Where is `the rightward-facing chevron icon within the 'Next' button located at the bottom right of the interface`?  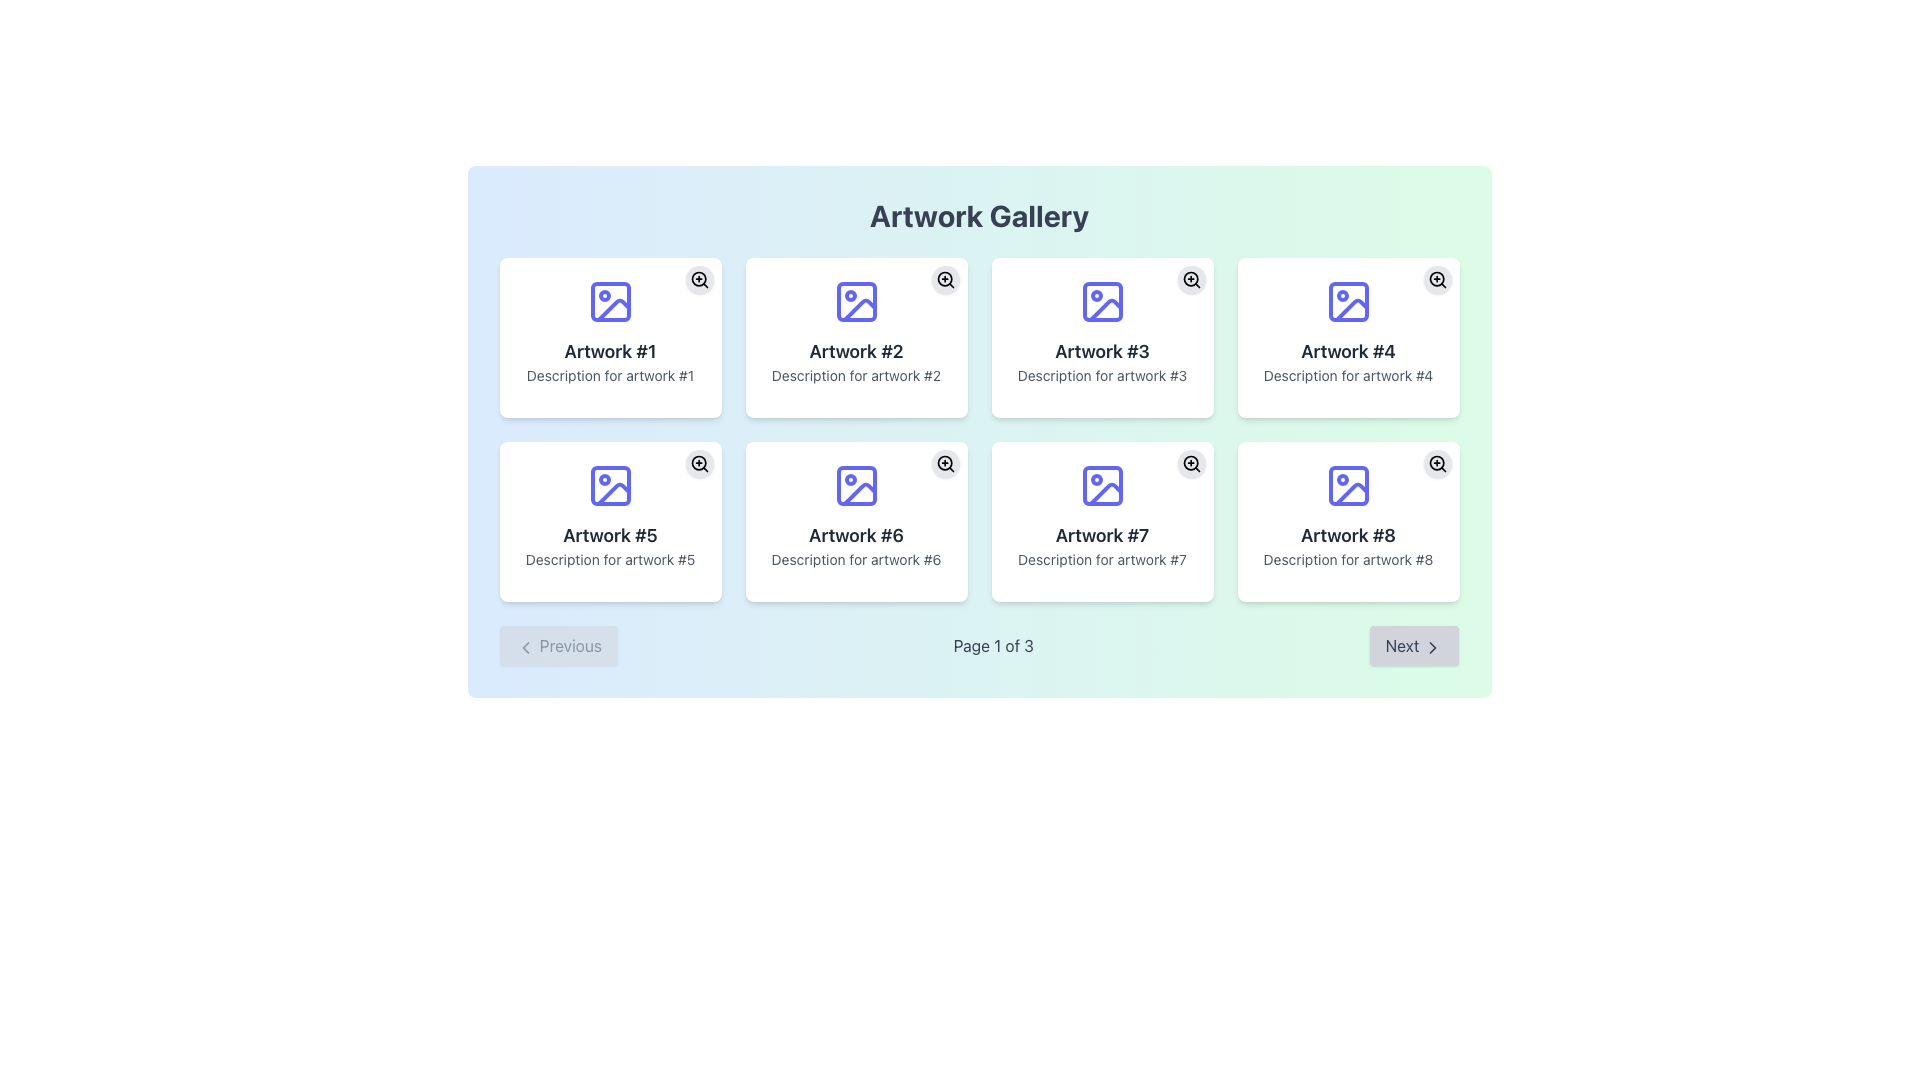 the rightward-facing chevron icon within the 'Next' button located at the bottom right of the interface is located at coordinates (1432, 647).